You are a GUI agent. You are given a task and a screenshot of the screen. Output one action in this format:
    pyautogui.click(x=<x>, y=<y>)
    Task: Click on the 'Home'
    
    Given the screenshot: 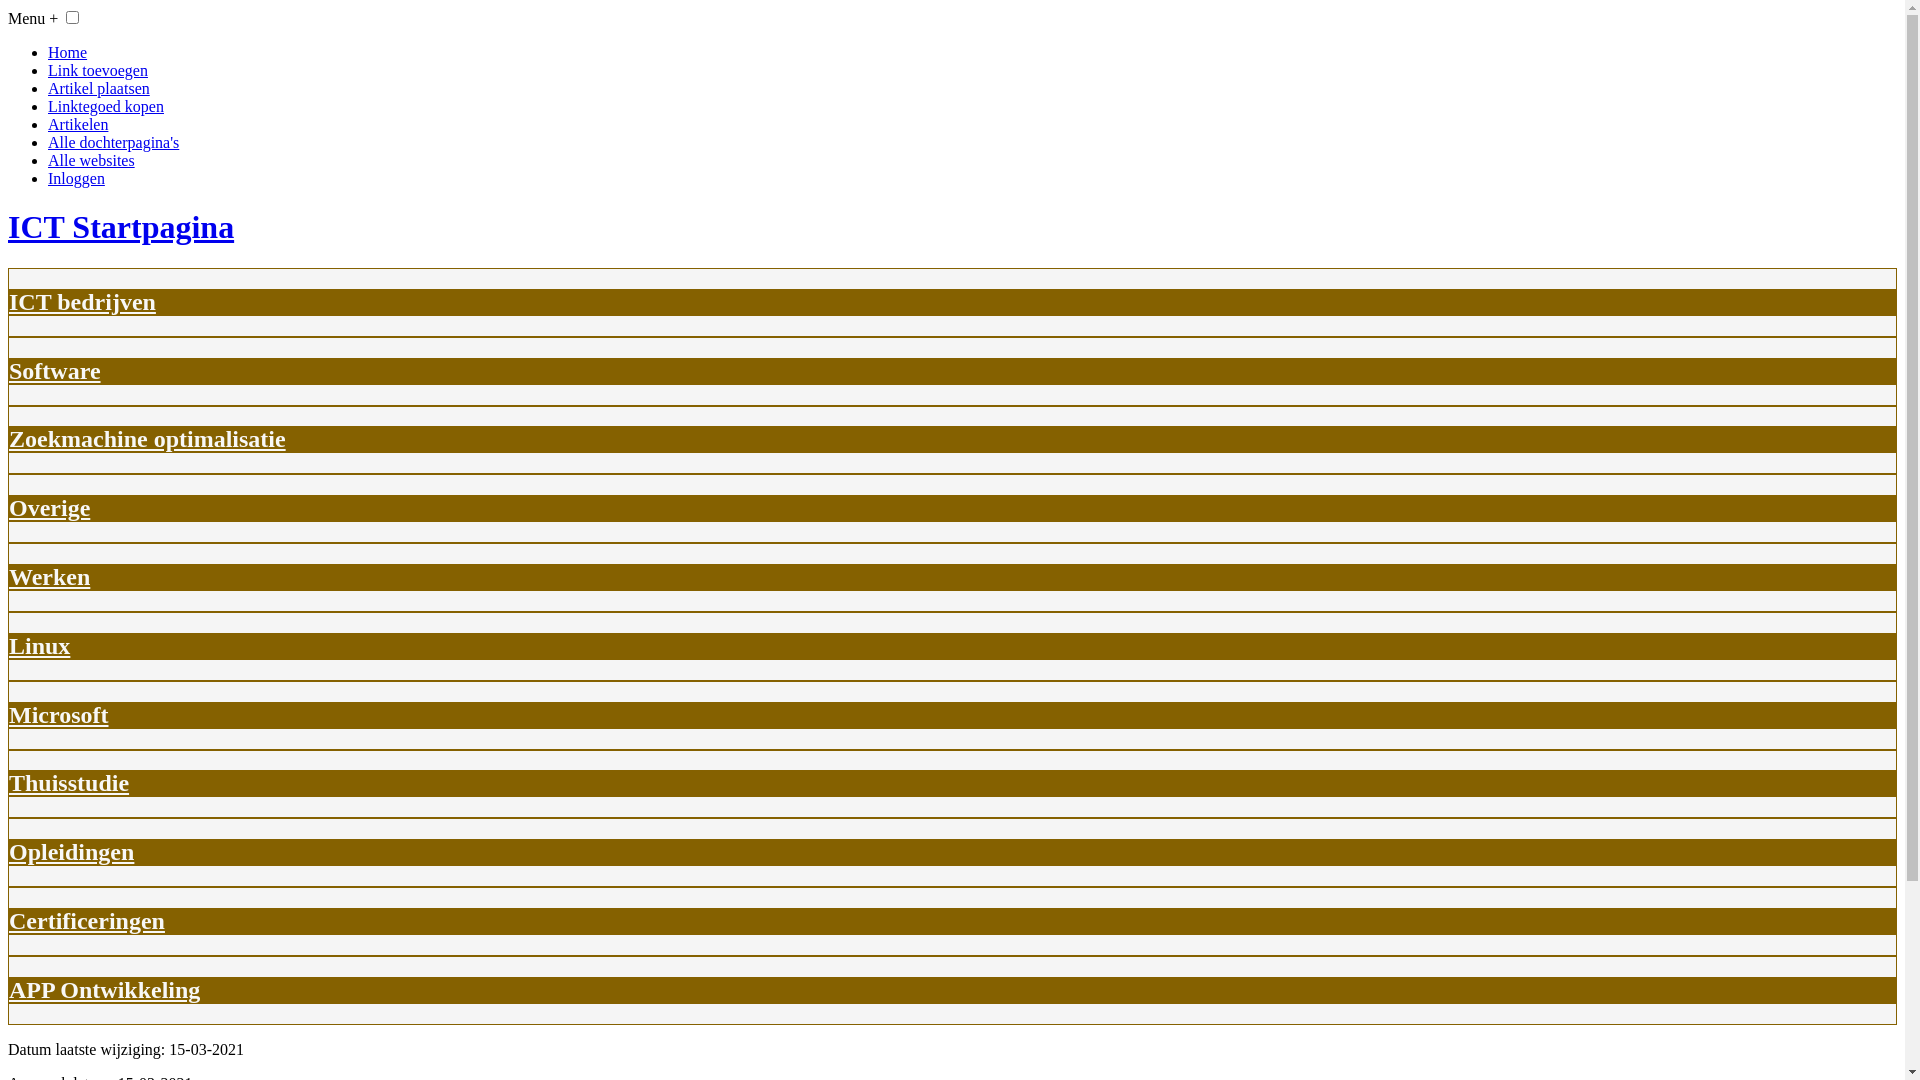 What is the action you would take?
    pyautogui.click(x=67, y=51)
    